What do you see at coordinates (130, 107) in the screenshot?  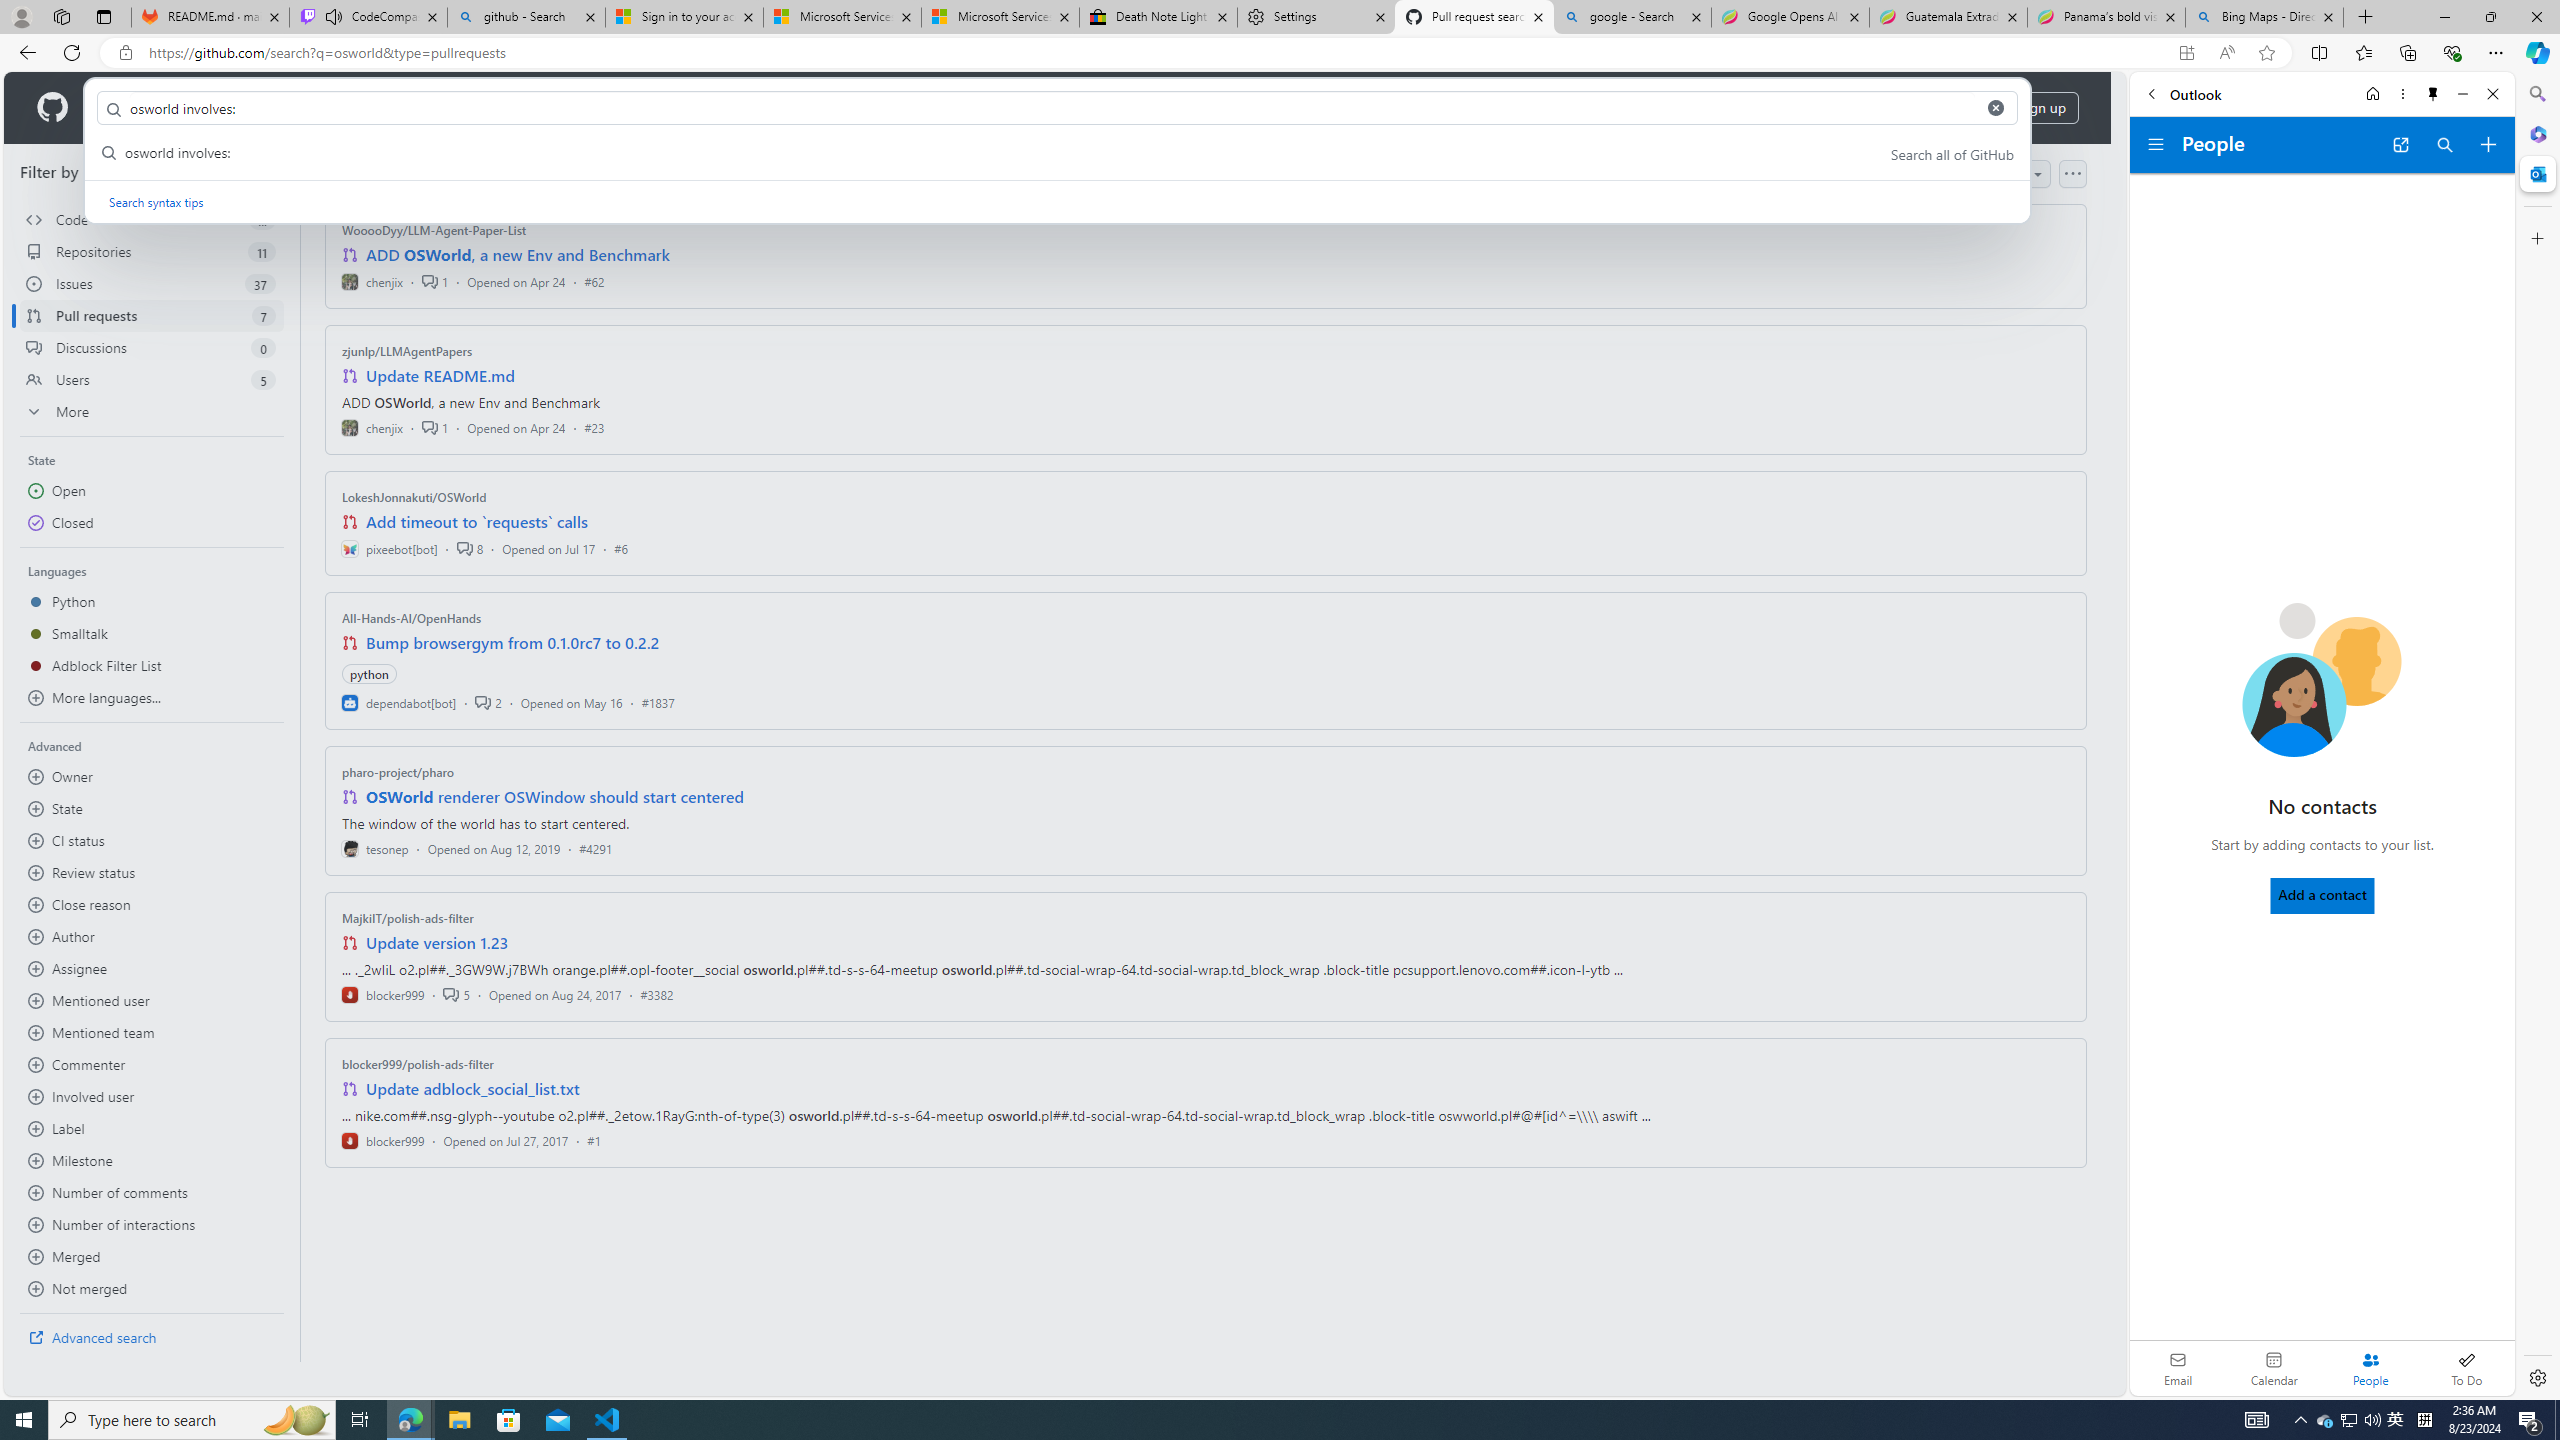 I see `'Product'` at bounding box center [130, 107].